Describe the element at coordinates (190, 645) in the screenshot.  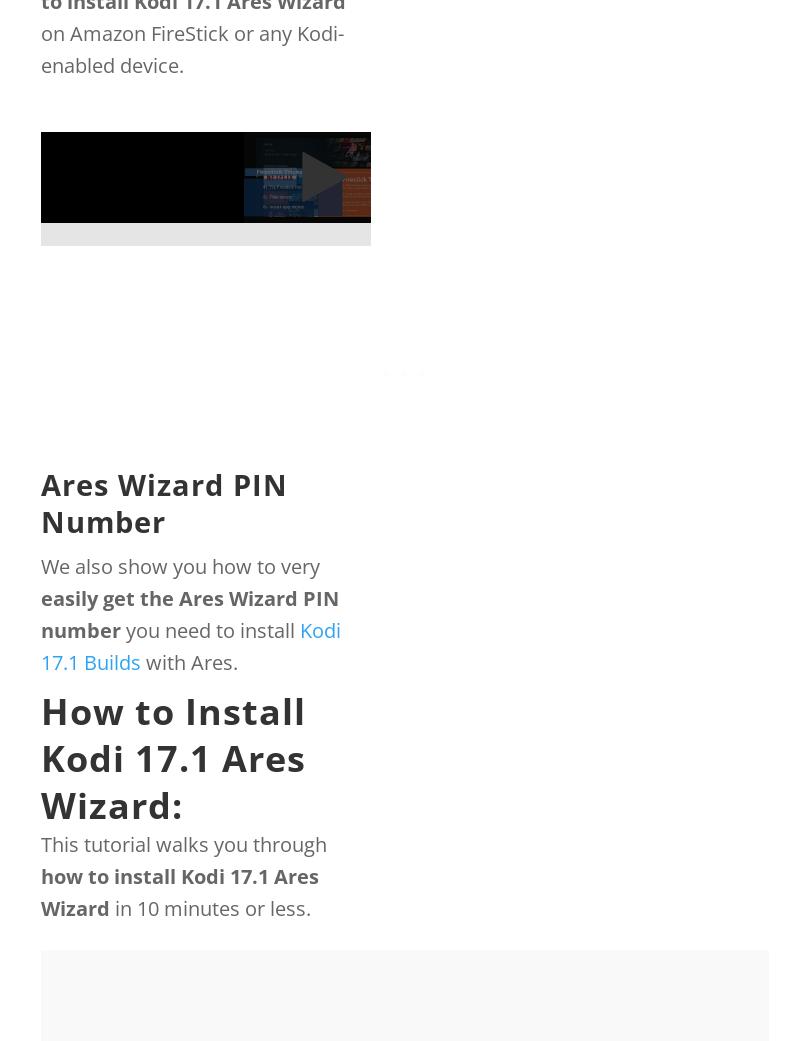
I see `'Kodi 17.1 Builds'` at that location.